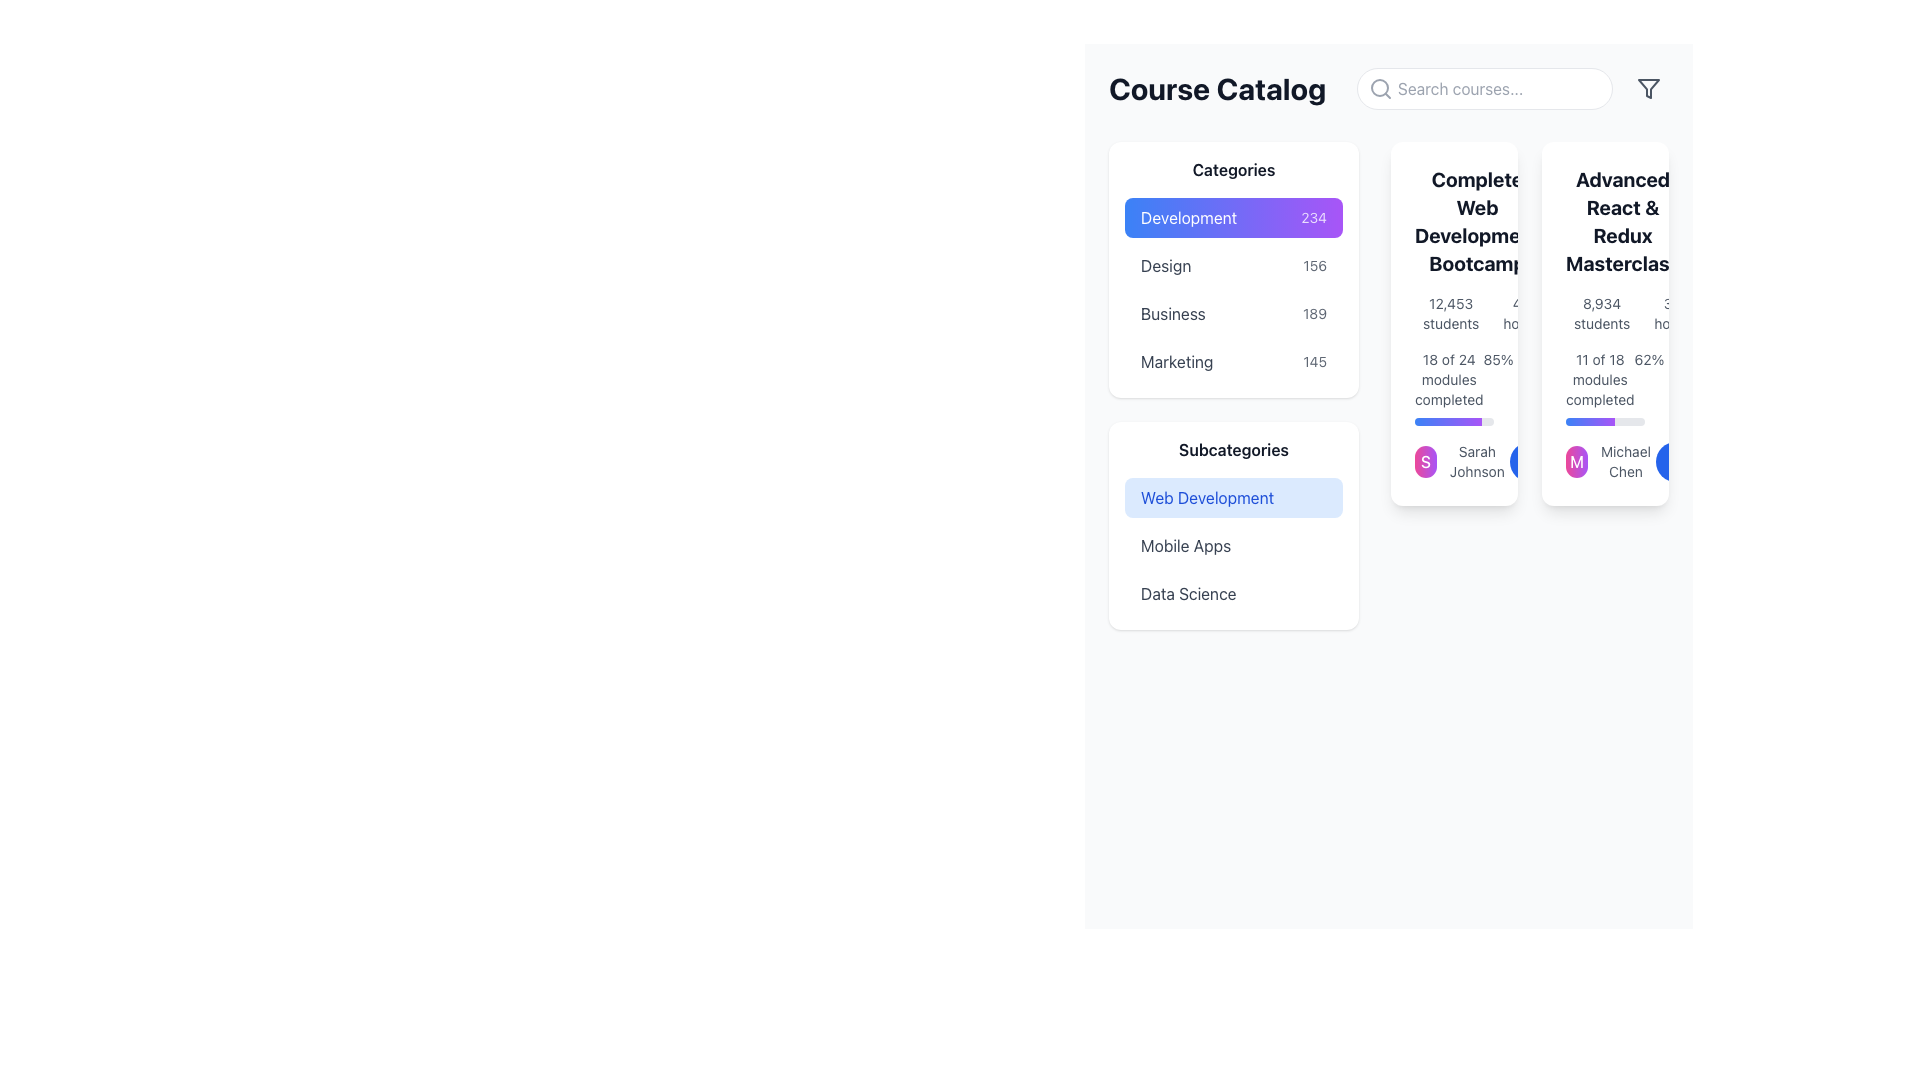 This screenshot has width=1920, height=1080. I want to click on displayed text 'Michael Chen' from the label located at the bottom-right corner of the card labeled 'Advanced React & Redux Masterclass', positioned to the right of a circular icon and below a progress bar, so click(1626, 462).